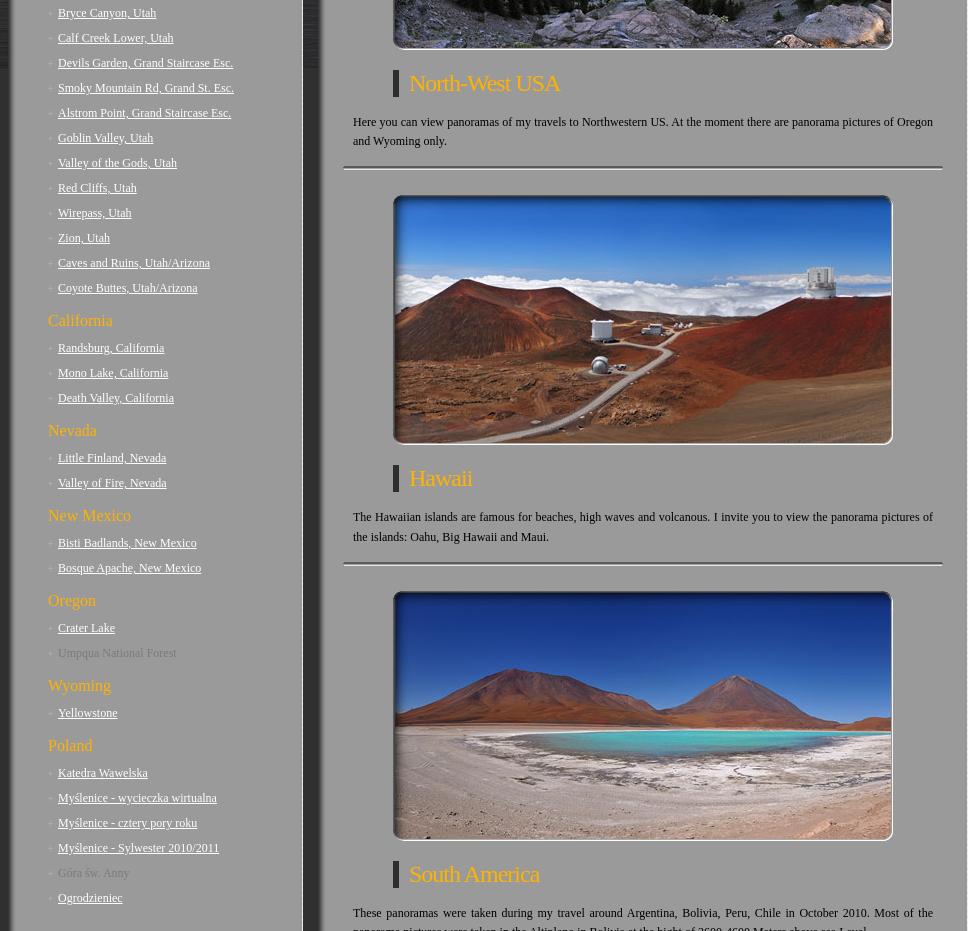 The image size is (968, 931). What do you see at coordinates (56, 797) in the screenshot?
I see `'Myślenice - wycieczka wirtualna'` at bounding box center [56, 797].